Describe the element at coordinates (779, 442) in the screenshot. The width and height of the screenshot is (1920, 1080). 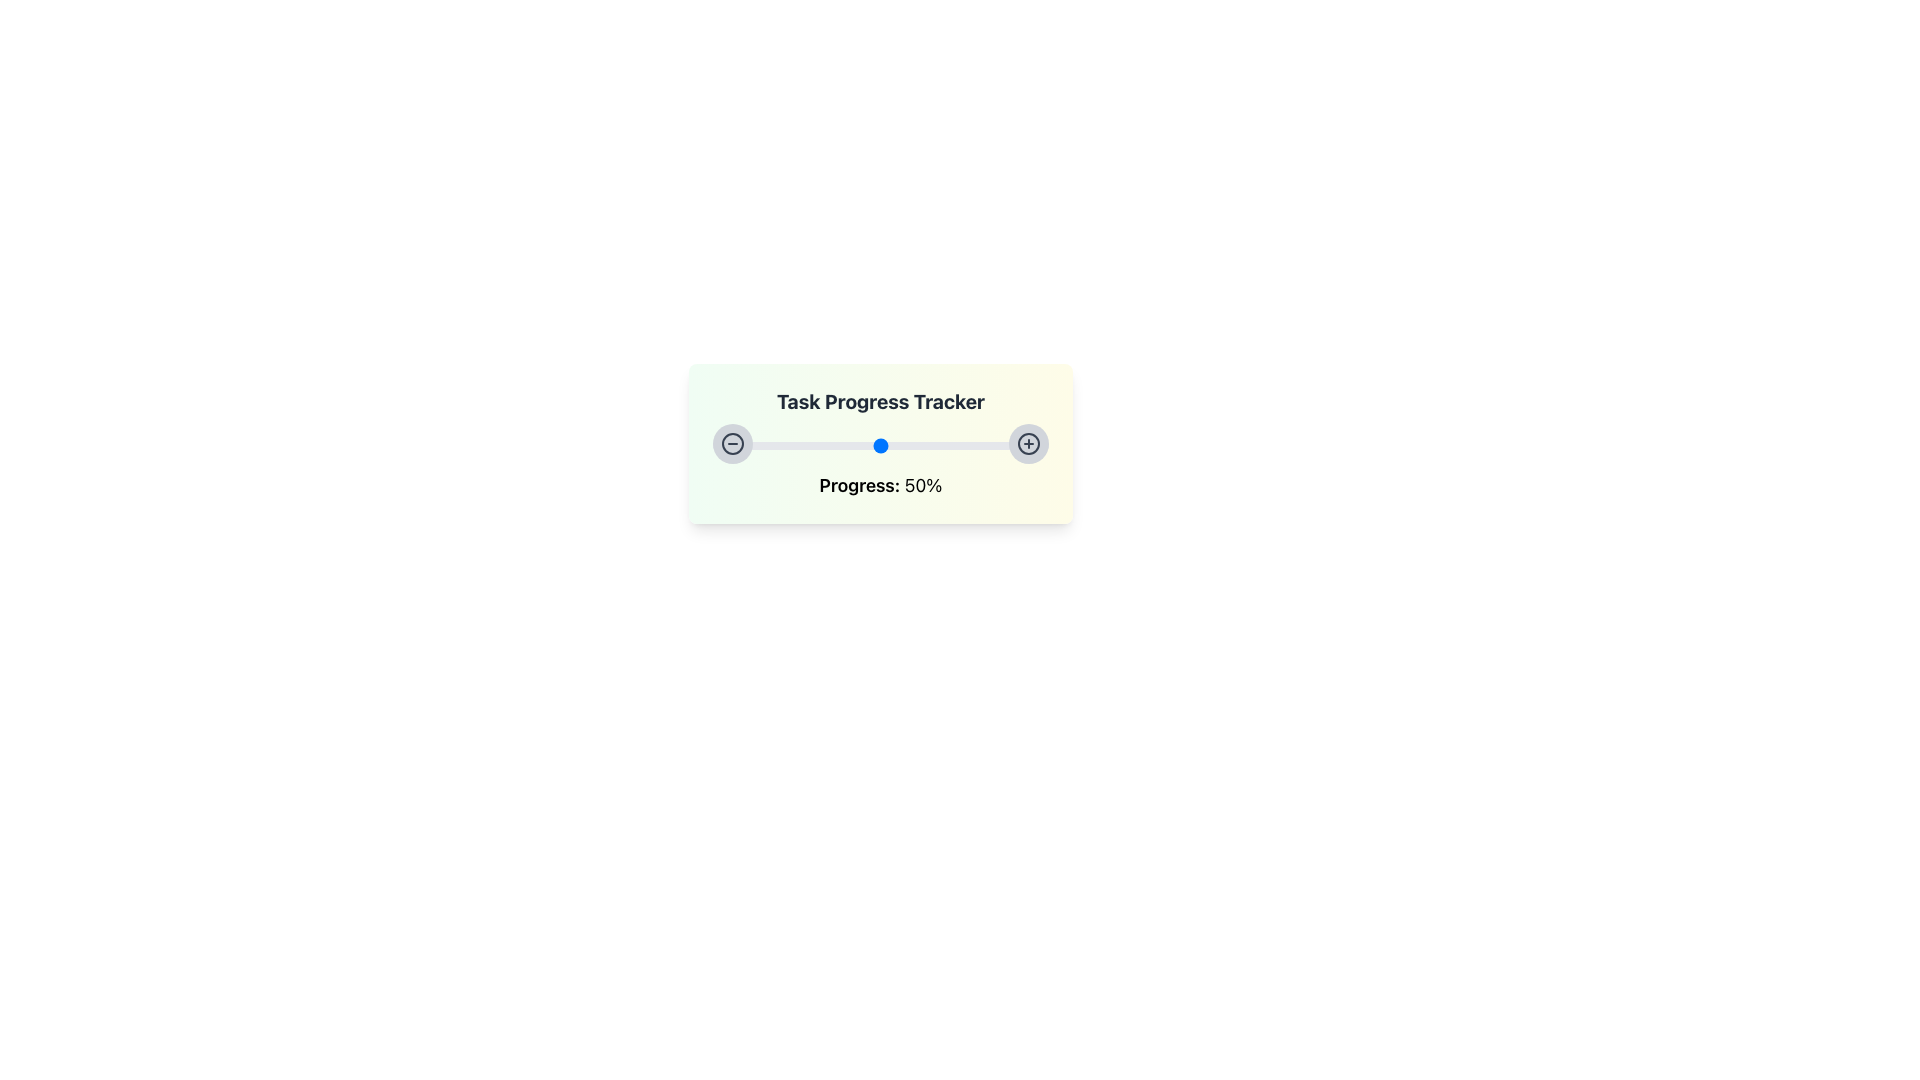
I see `progress value` at that location.